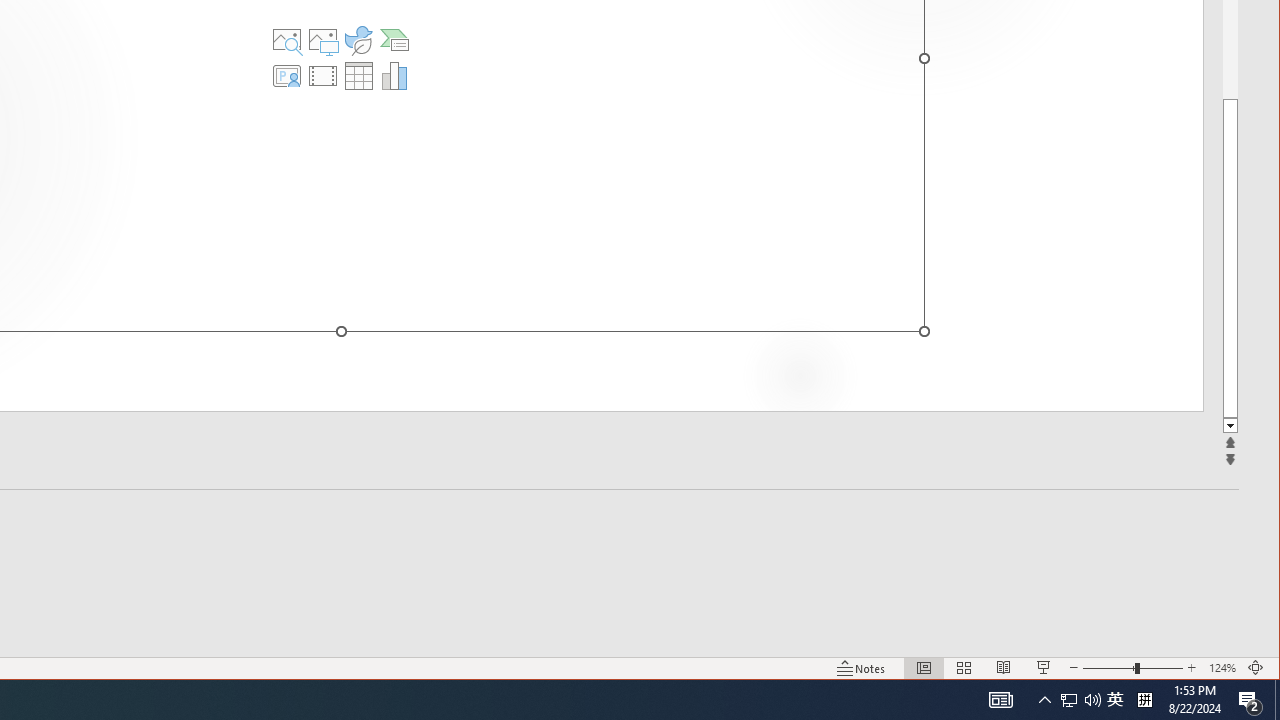 The width and height of the screenshot is (1280, 720). Describe the element at coordinates (359, 74) in the screenshot. I see `'Insert Table'` at that location.